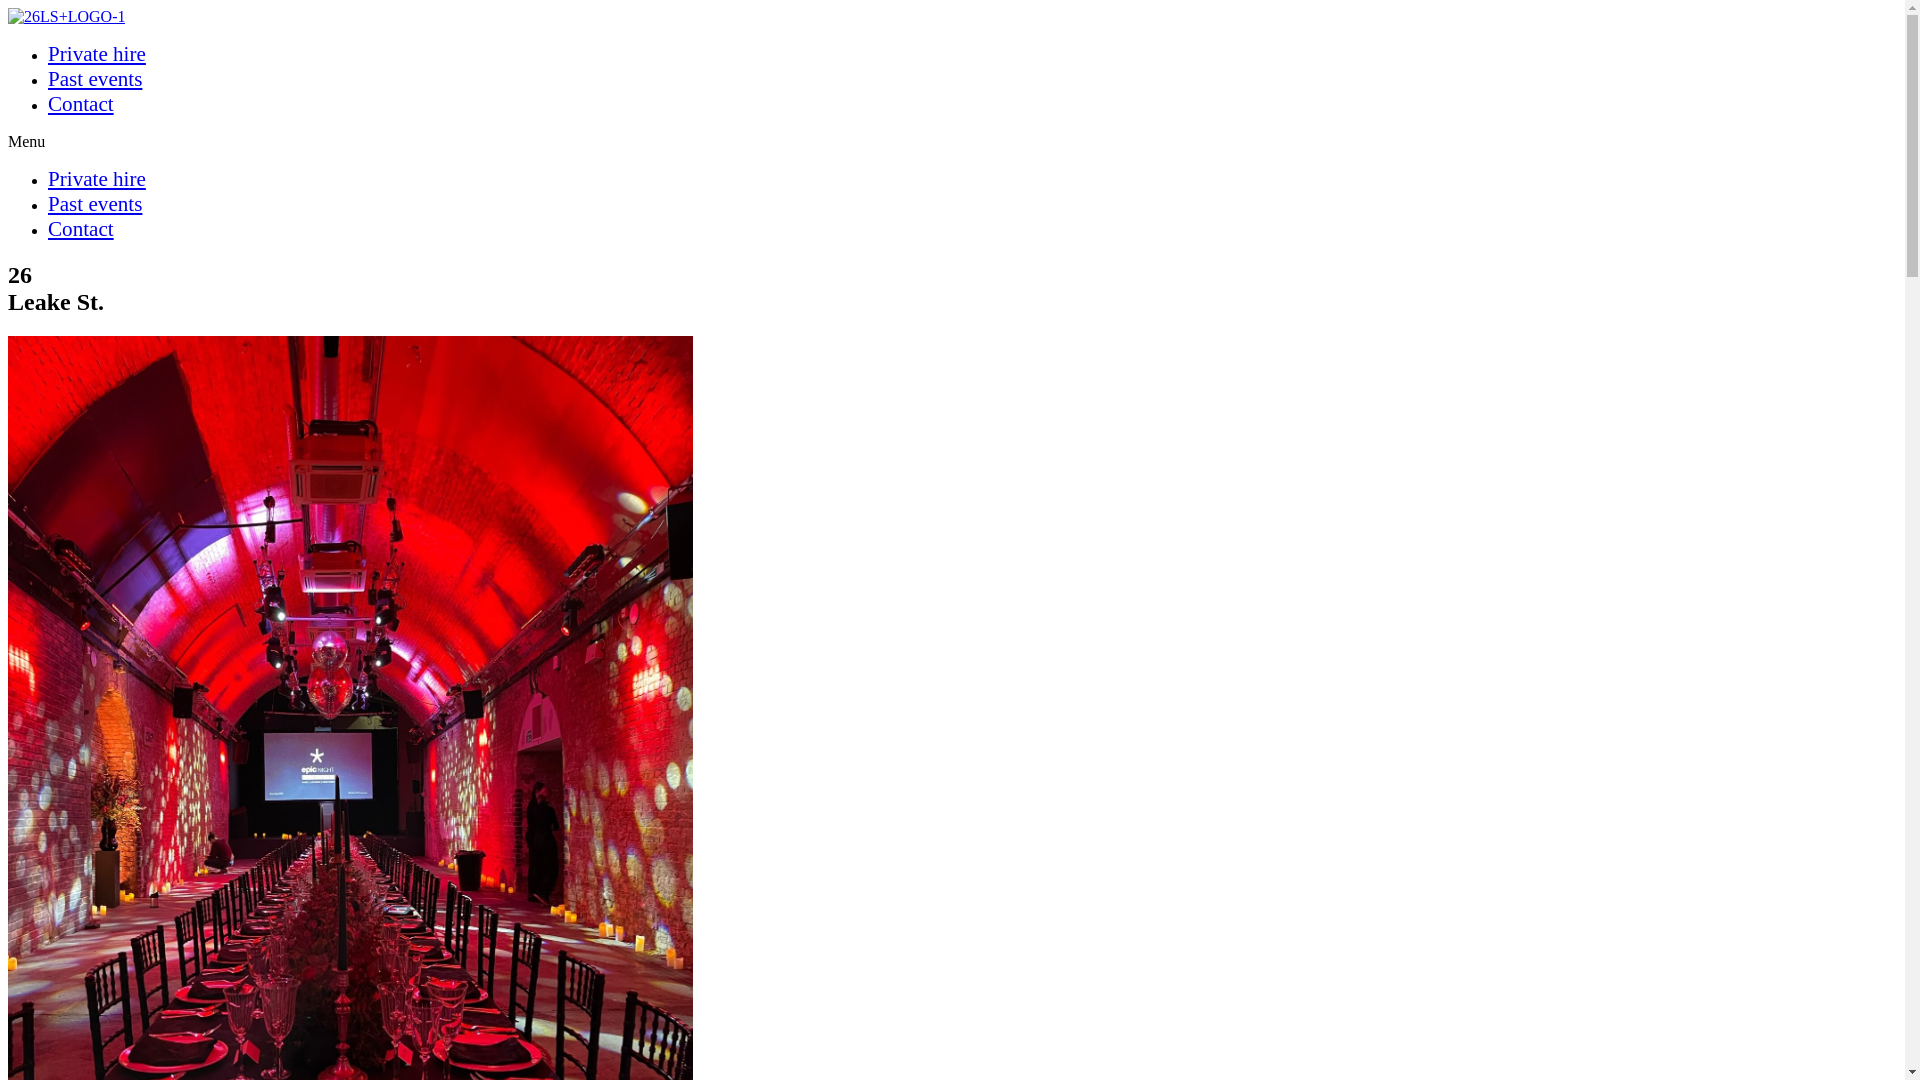 The width and height of the screenshot is (1920, 1080). I want to click on '26LS+LOGO-1', so click(66, 16).